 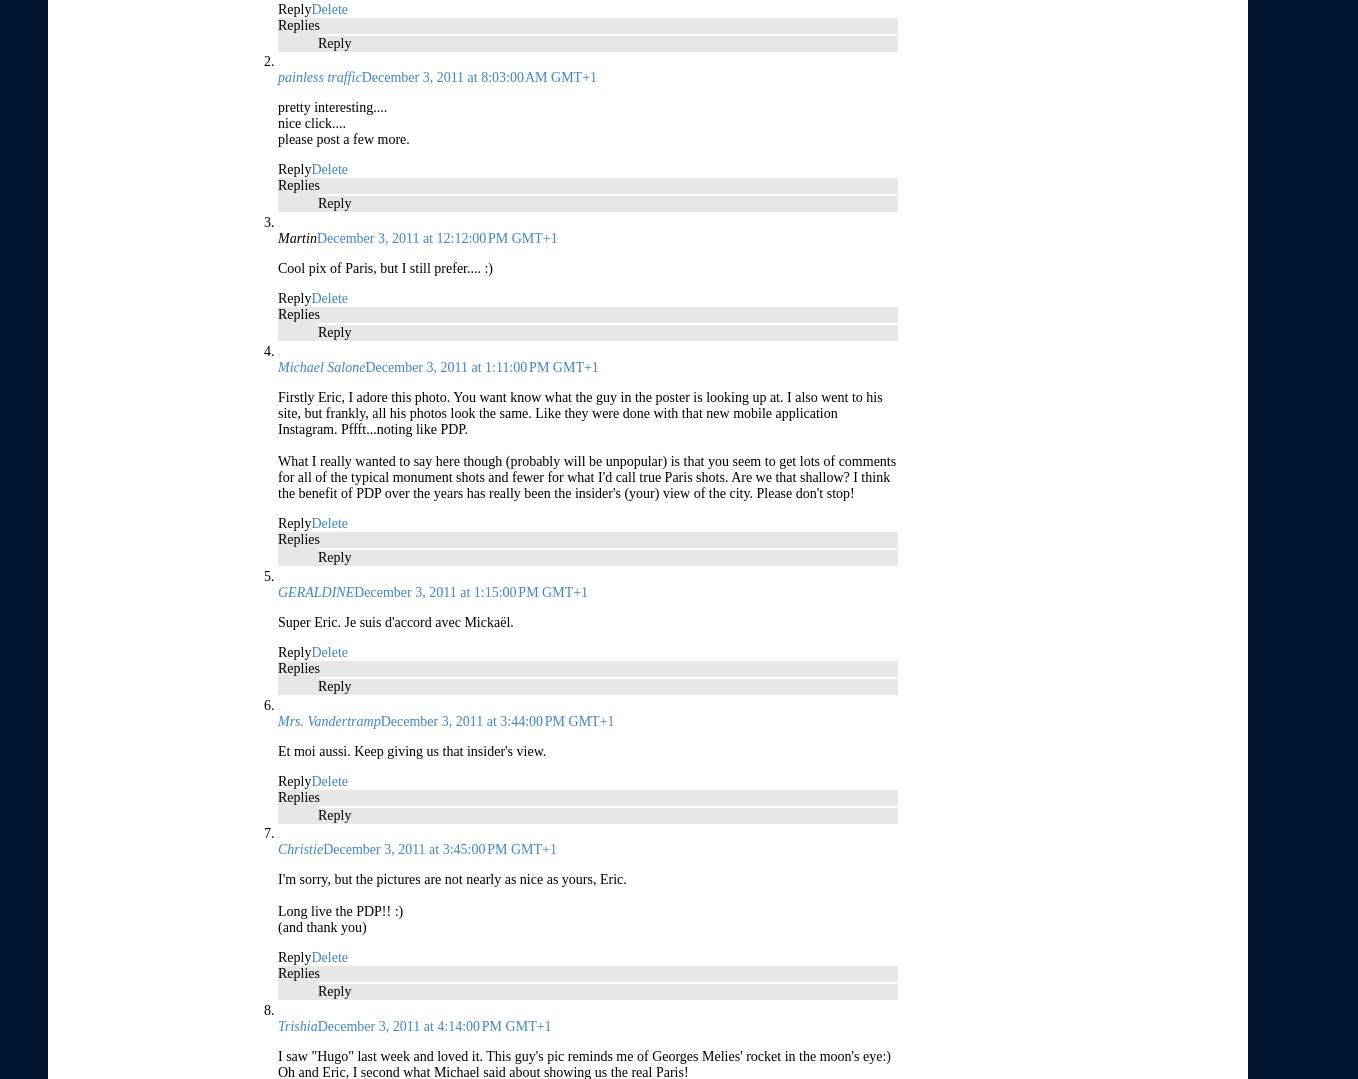 What do you see at coordinates (320, 366) in the screenshot?
I see `'Michael Salone'` at bounding box center [320, 366].